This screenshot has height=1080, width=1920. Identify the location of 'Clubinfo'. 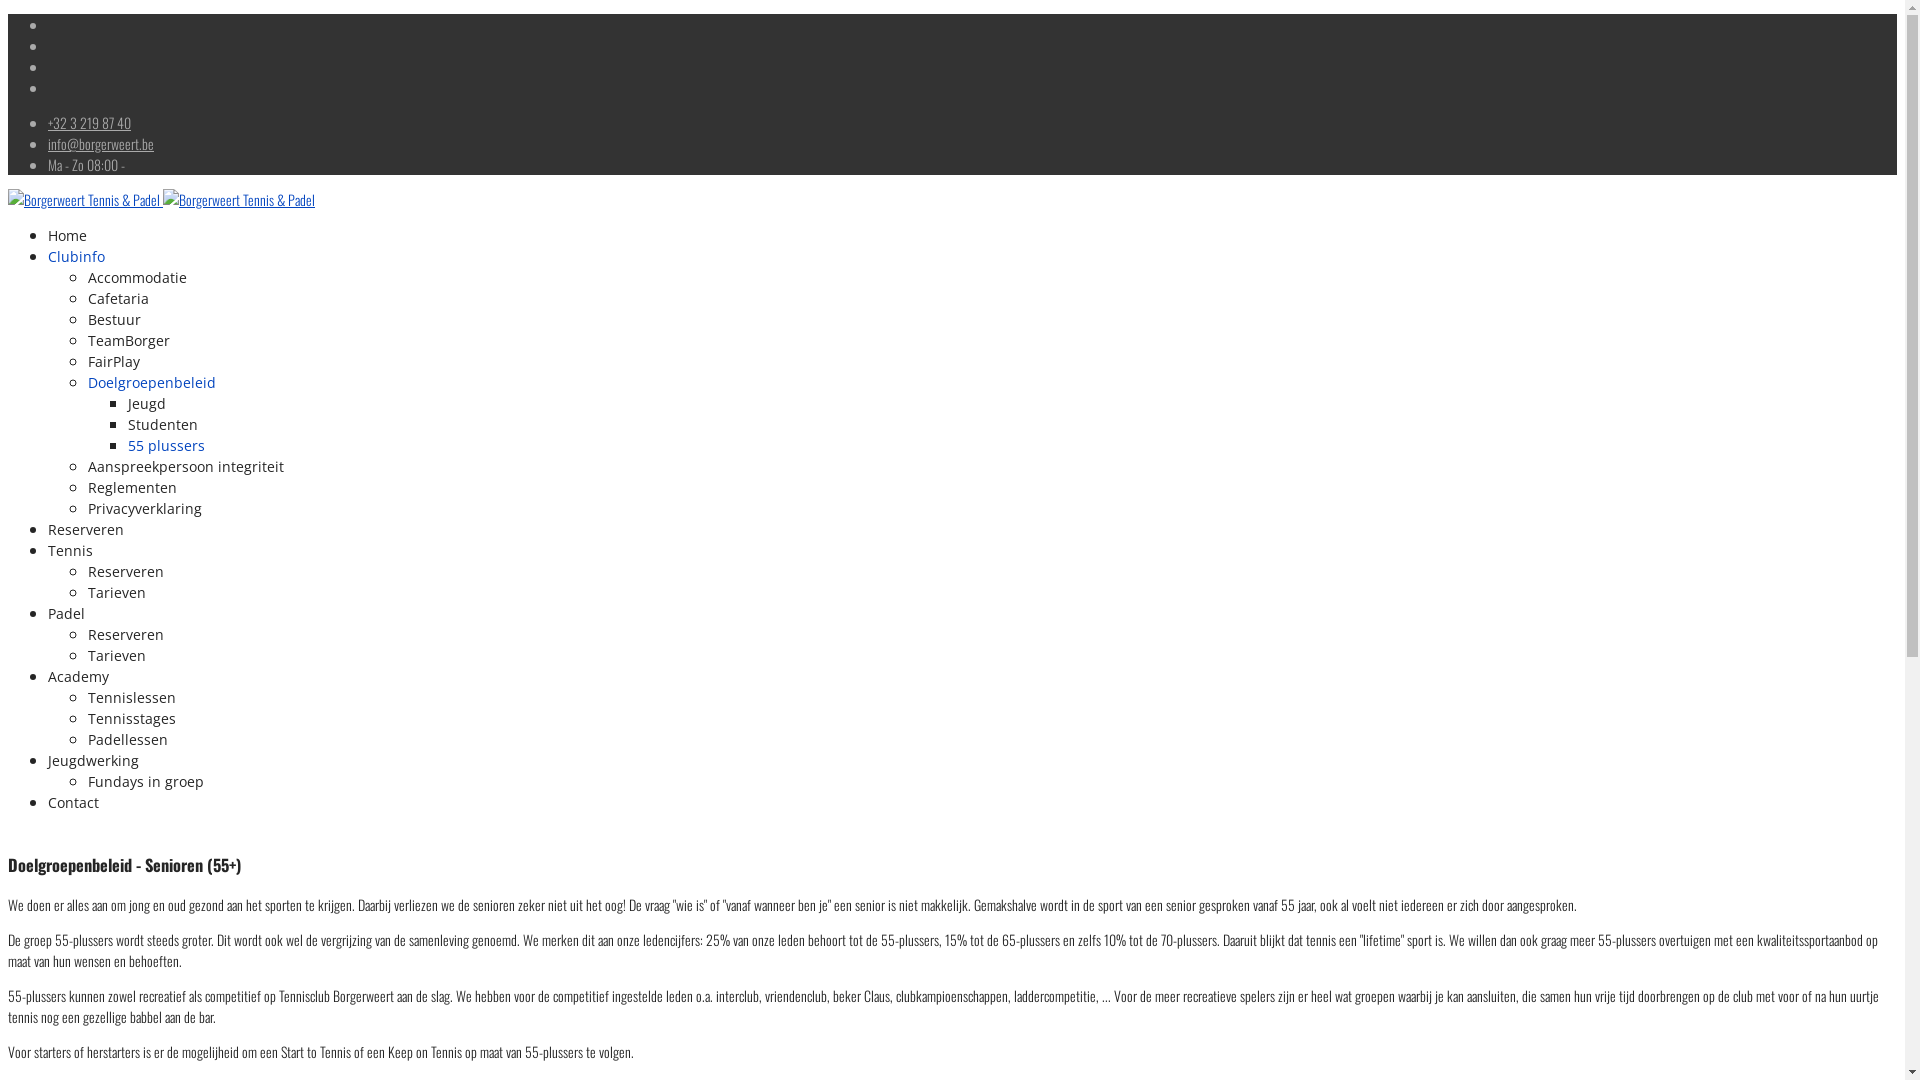
(76, 255).